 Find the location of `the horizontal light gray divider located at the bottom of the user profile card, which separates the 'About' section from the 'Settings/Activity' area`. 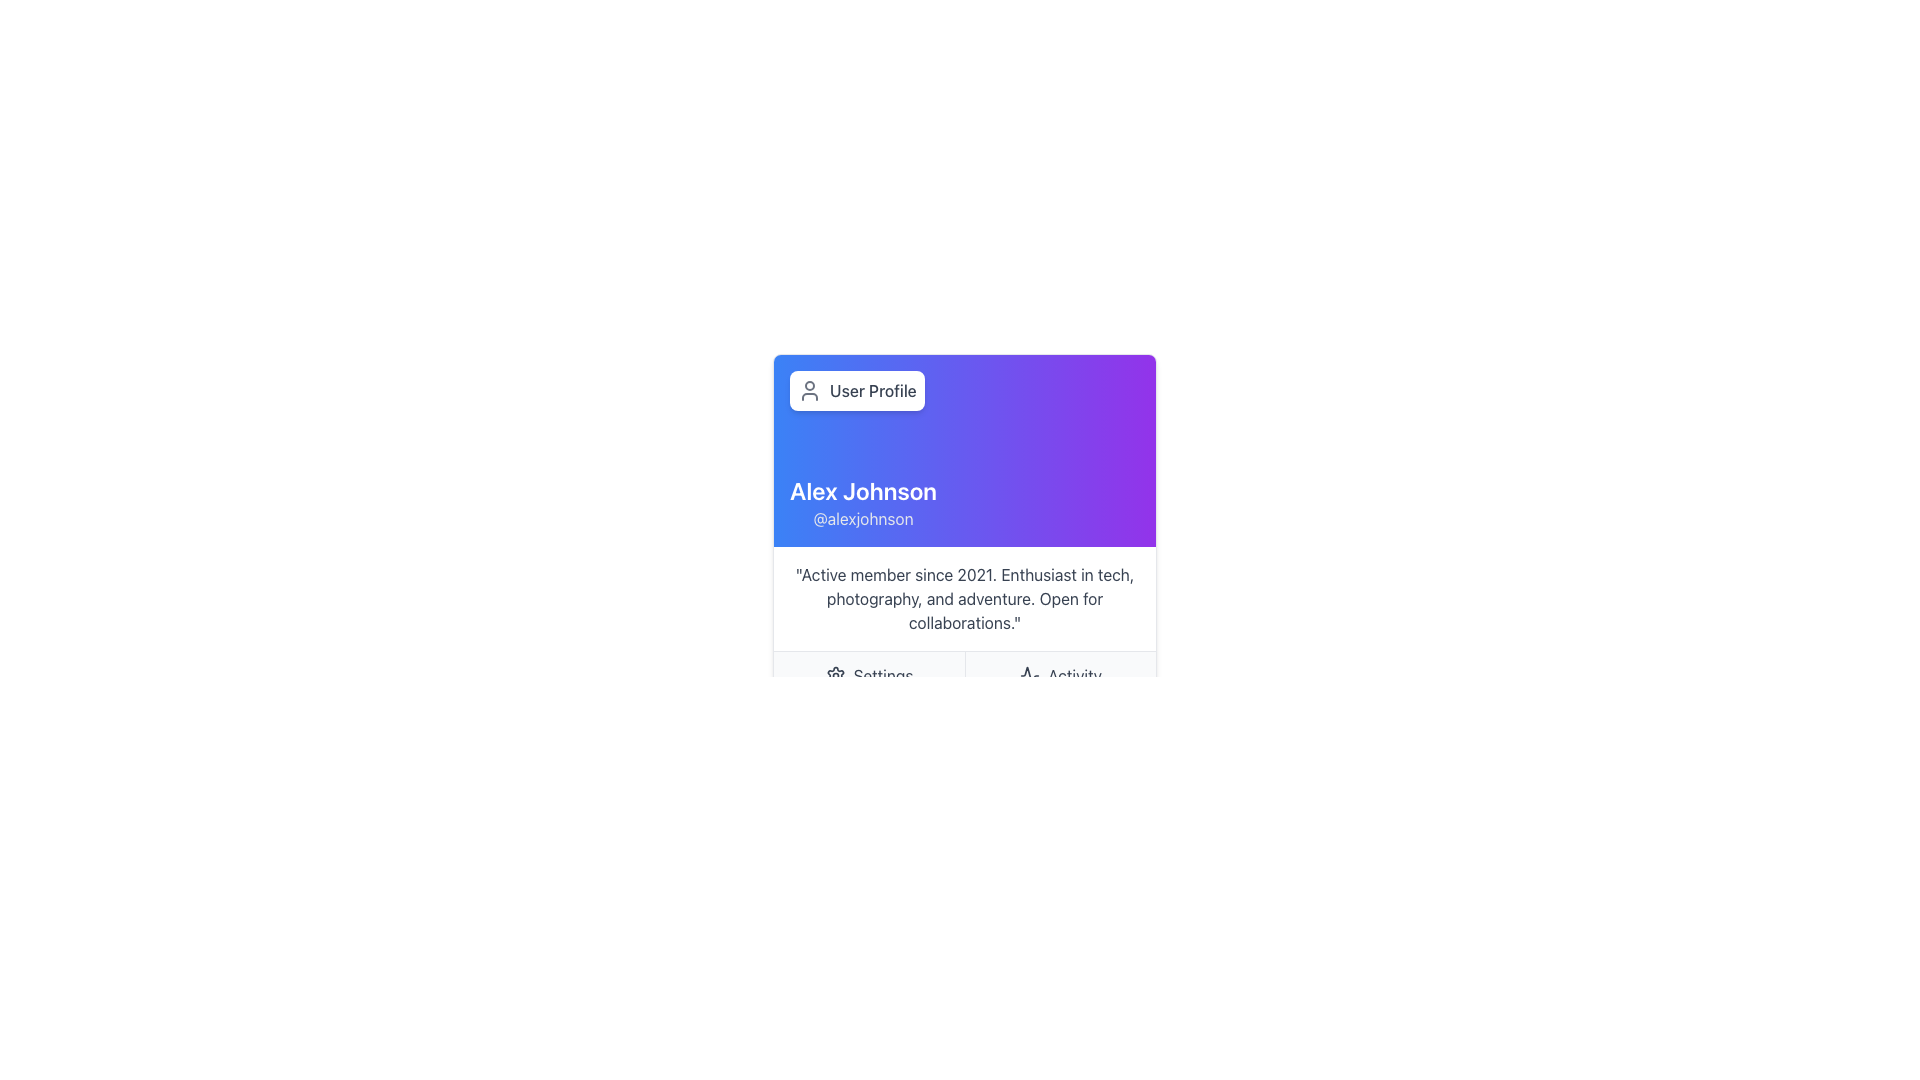

the horizontal light gray divider located at the bottom of the user profile card, which separates the 'About' section from the 'Settings/Activity' area is located at coordinates (964, 675).